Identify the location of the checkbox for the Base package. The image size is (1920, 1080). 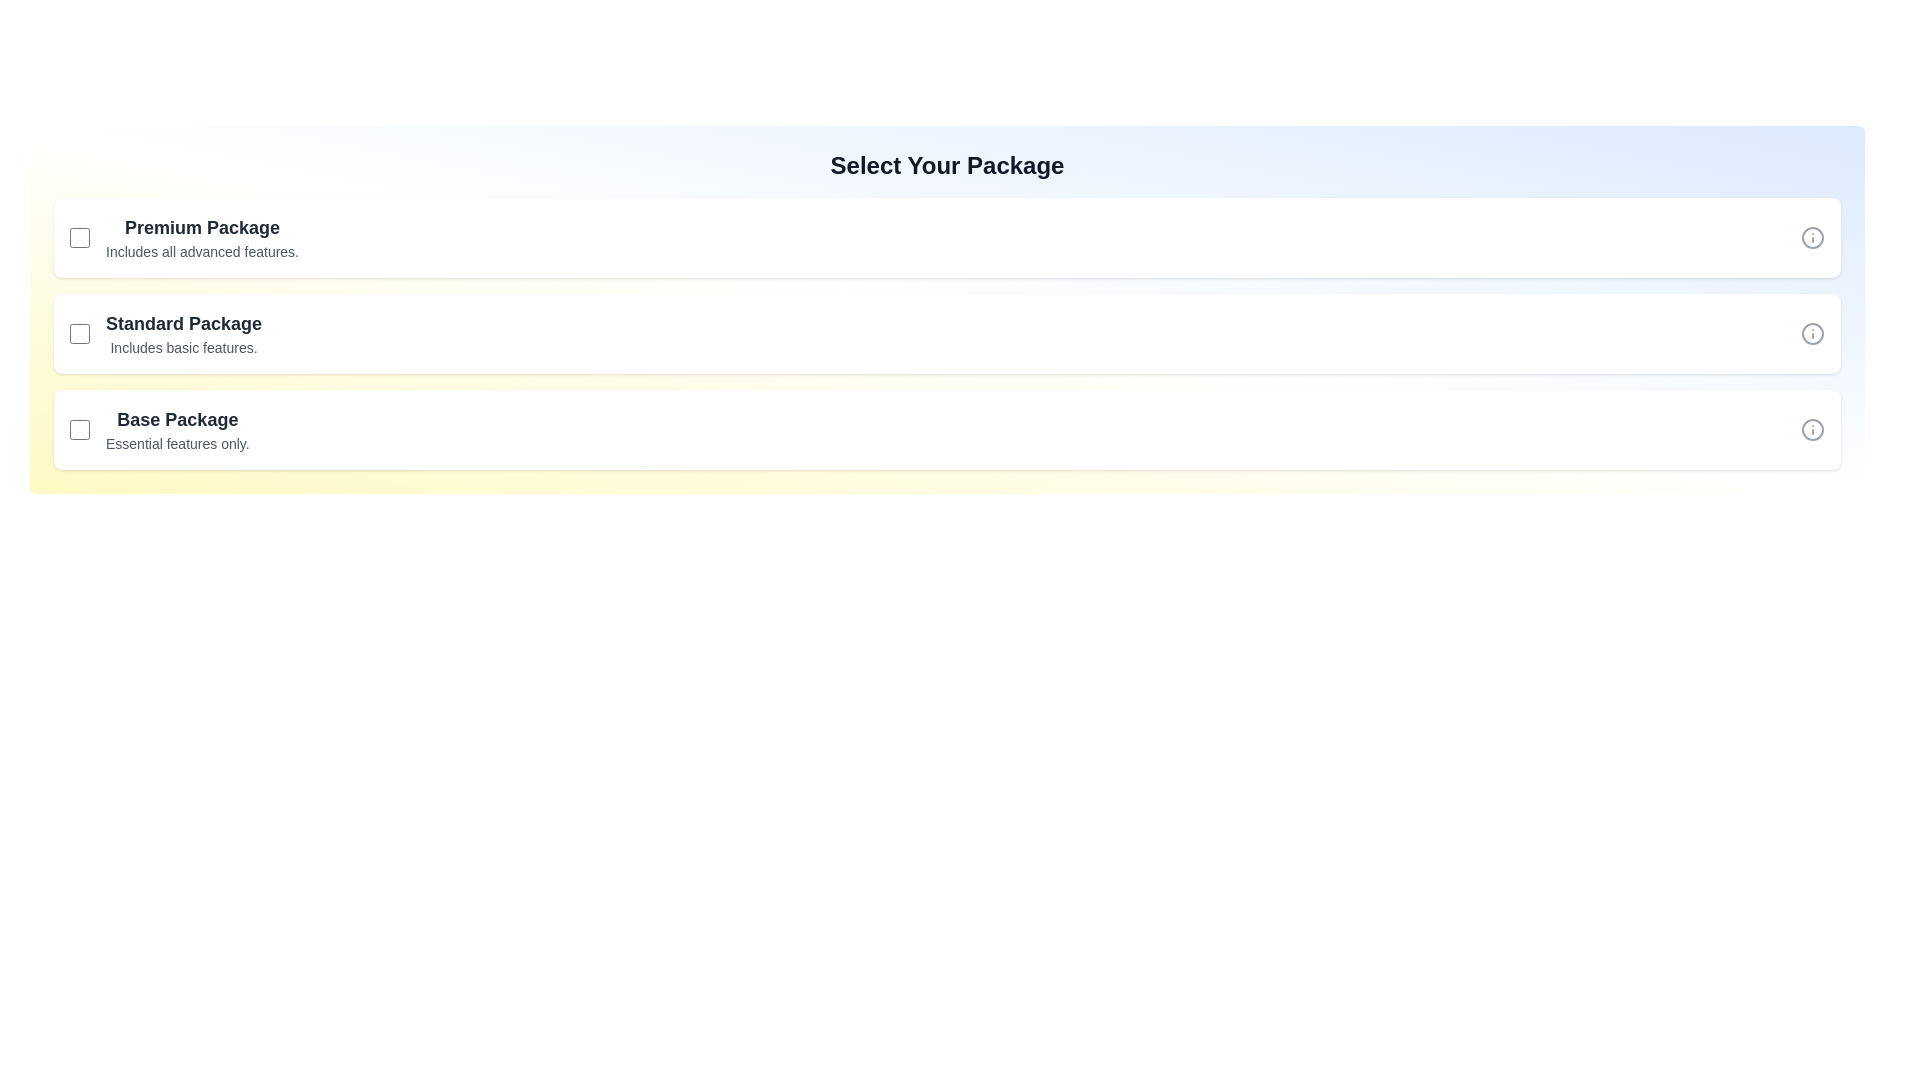
(80, 428).